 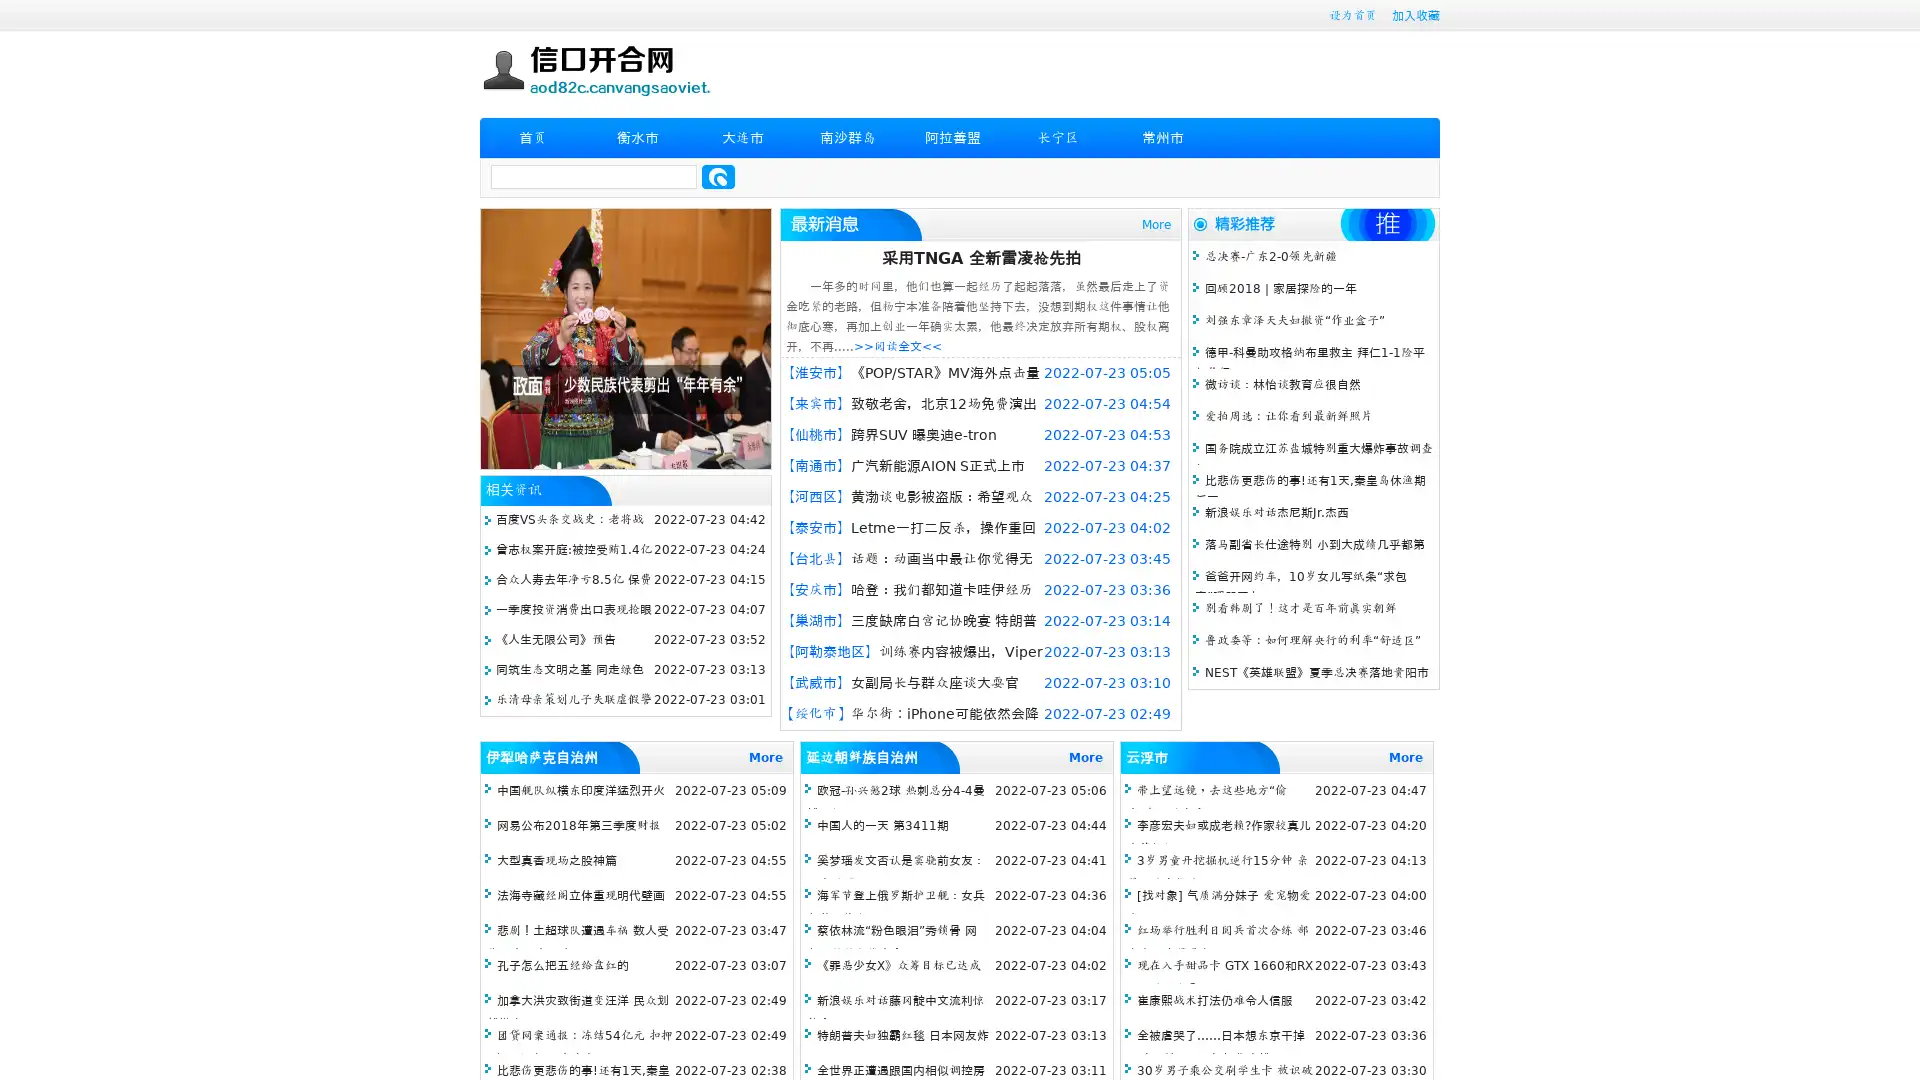 What do you see at coordinates (718, 176) in the screenshot?
I see `Search` at bounding box center [718, 176].